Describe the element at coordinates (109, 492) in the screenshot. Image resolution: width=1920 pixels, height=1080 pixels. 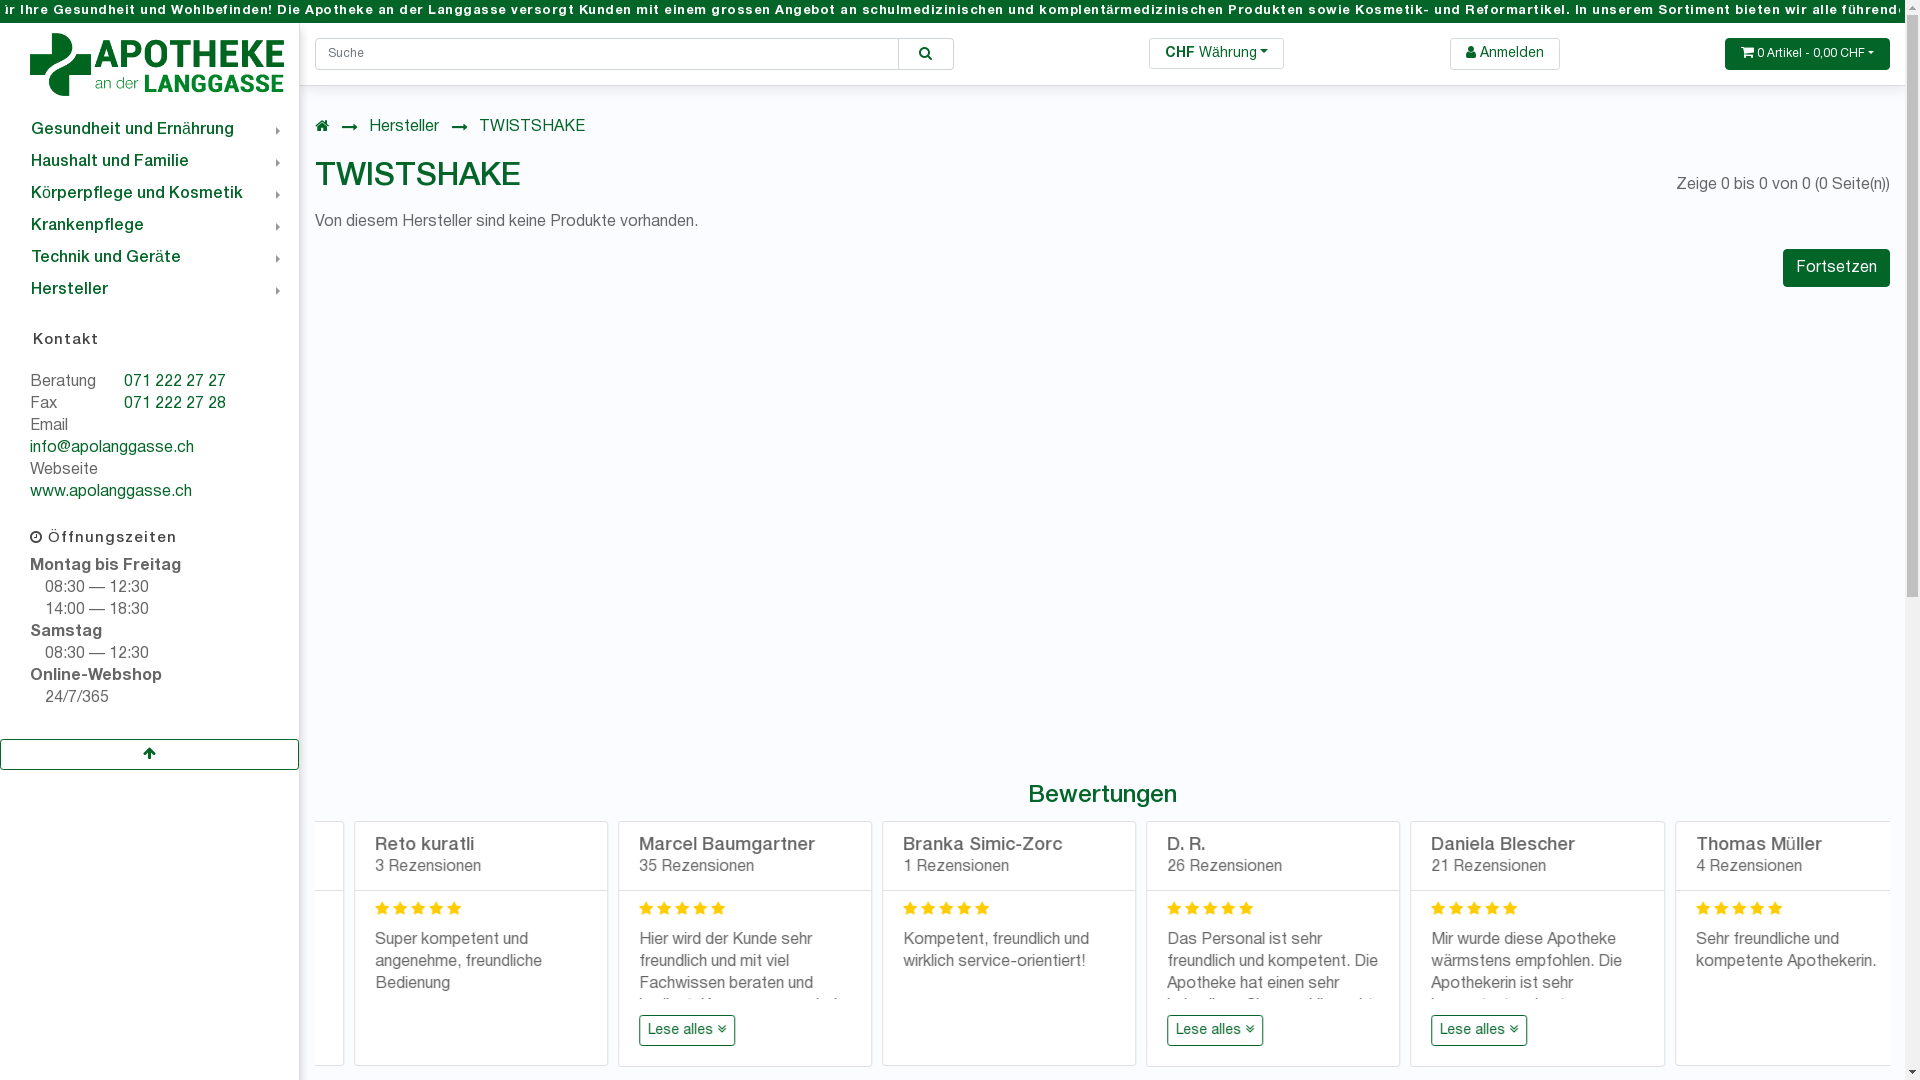
I see `'www.apolanggasse.ch'` at that location.